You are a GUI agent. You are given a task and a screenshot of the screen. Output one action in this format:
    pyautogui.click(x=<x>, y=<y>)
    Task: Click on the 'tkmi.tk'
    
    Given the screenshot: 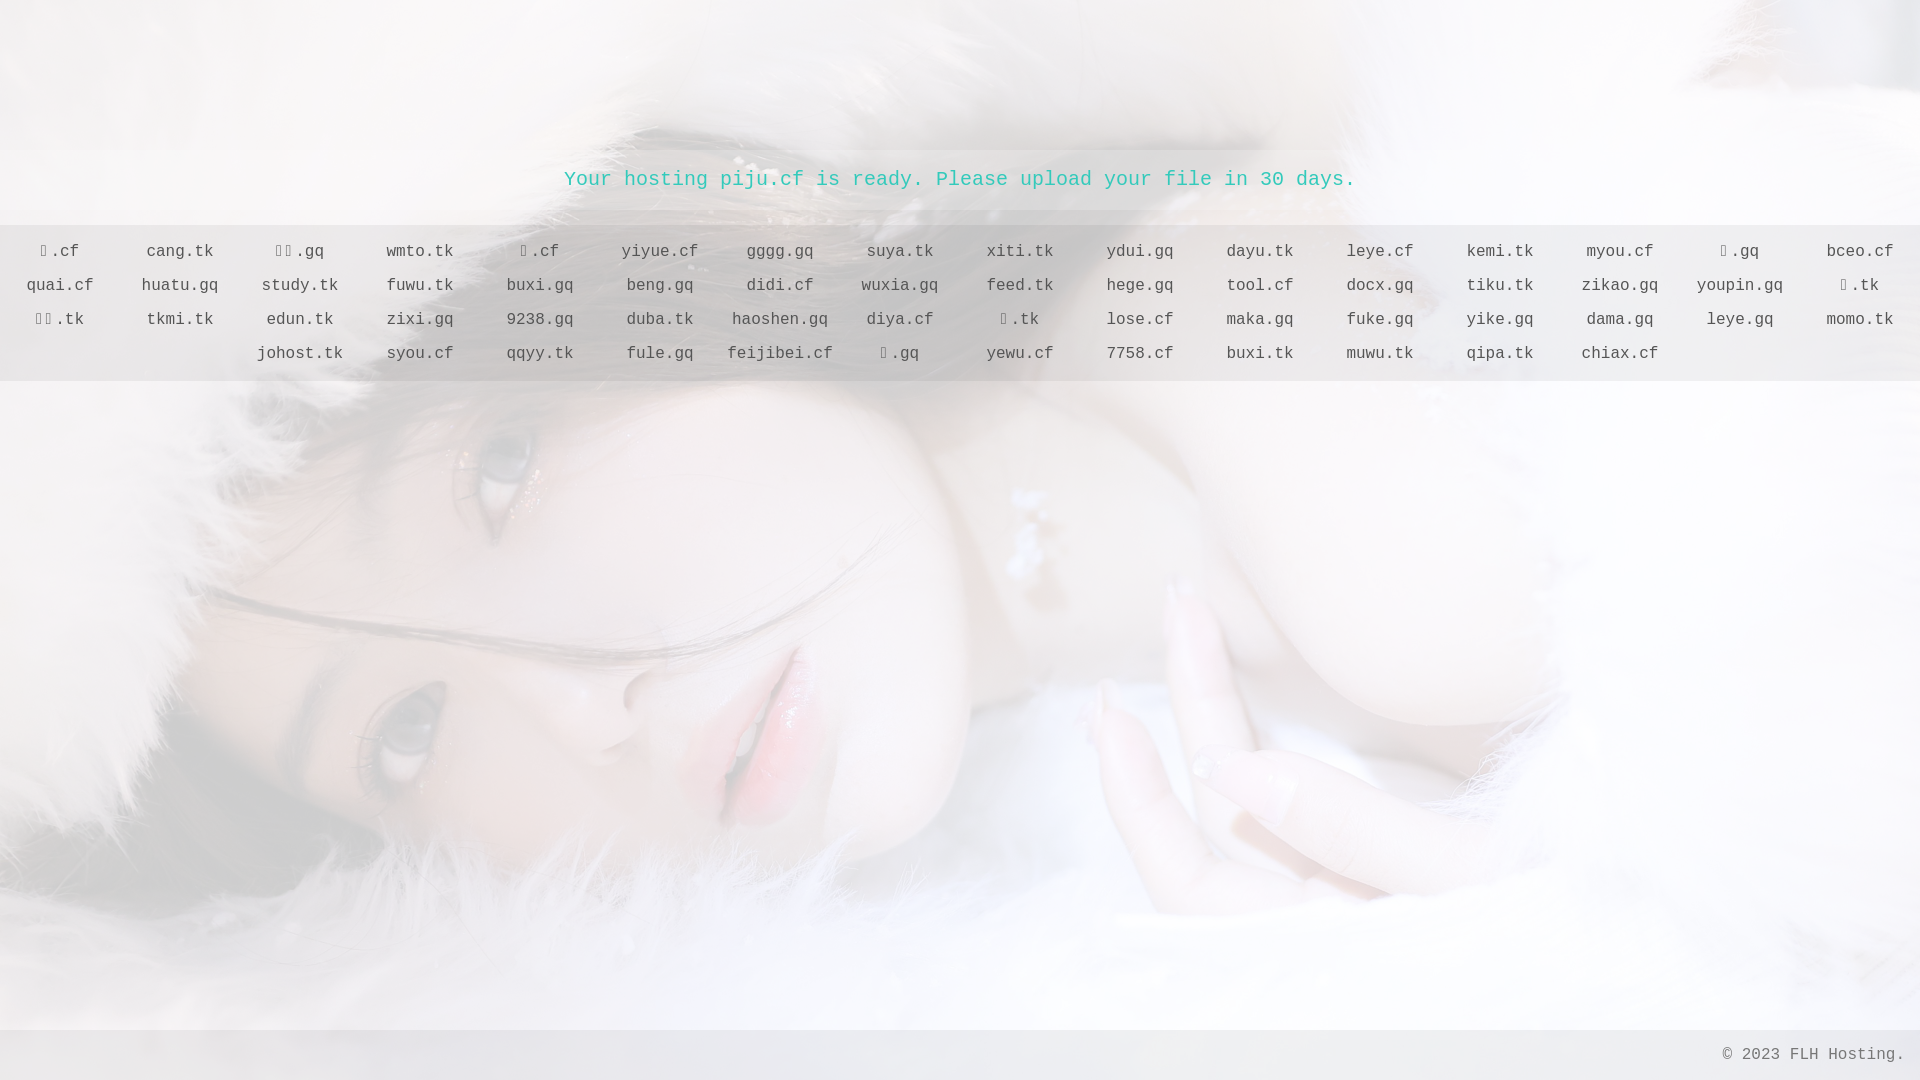 What is the action you would take?
    pyautogui.click(x=180, y=319)
    